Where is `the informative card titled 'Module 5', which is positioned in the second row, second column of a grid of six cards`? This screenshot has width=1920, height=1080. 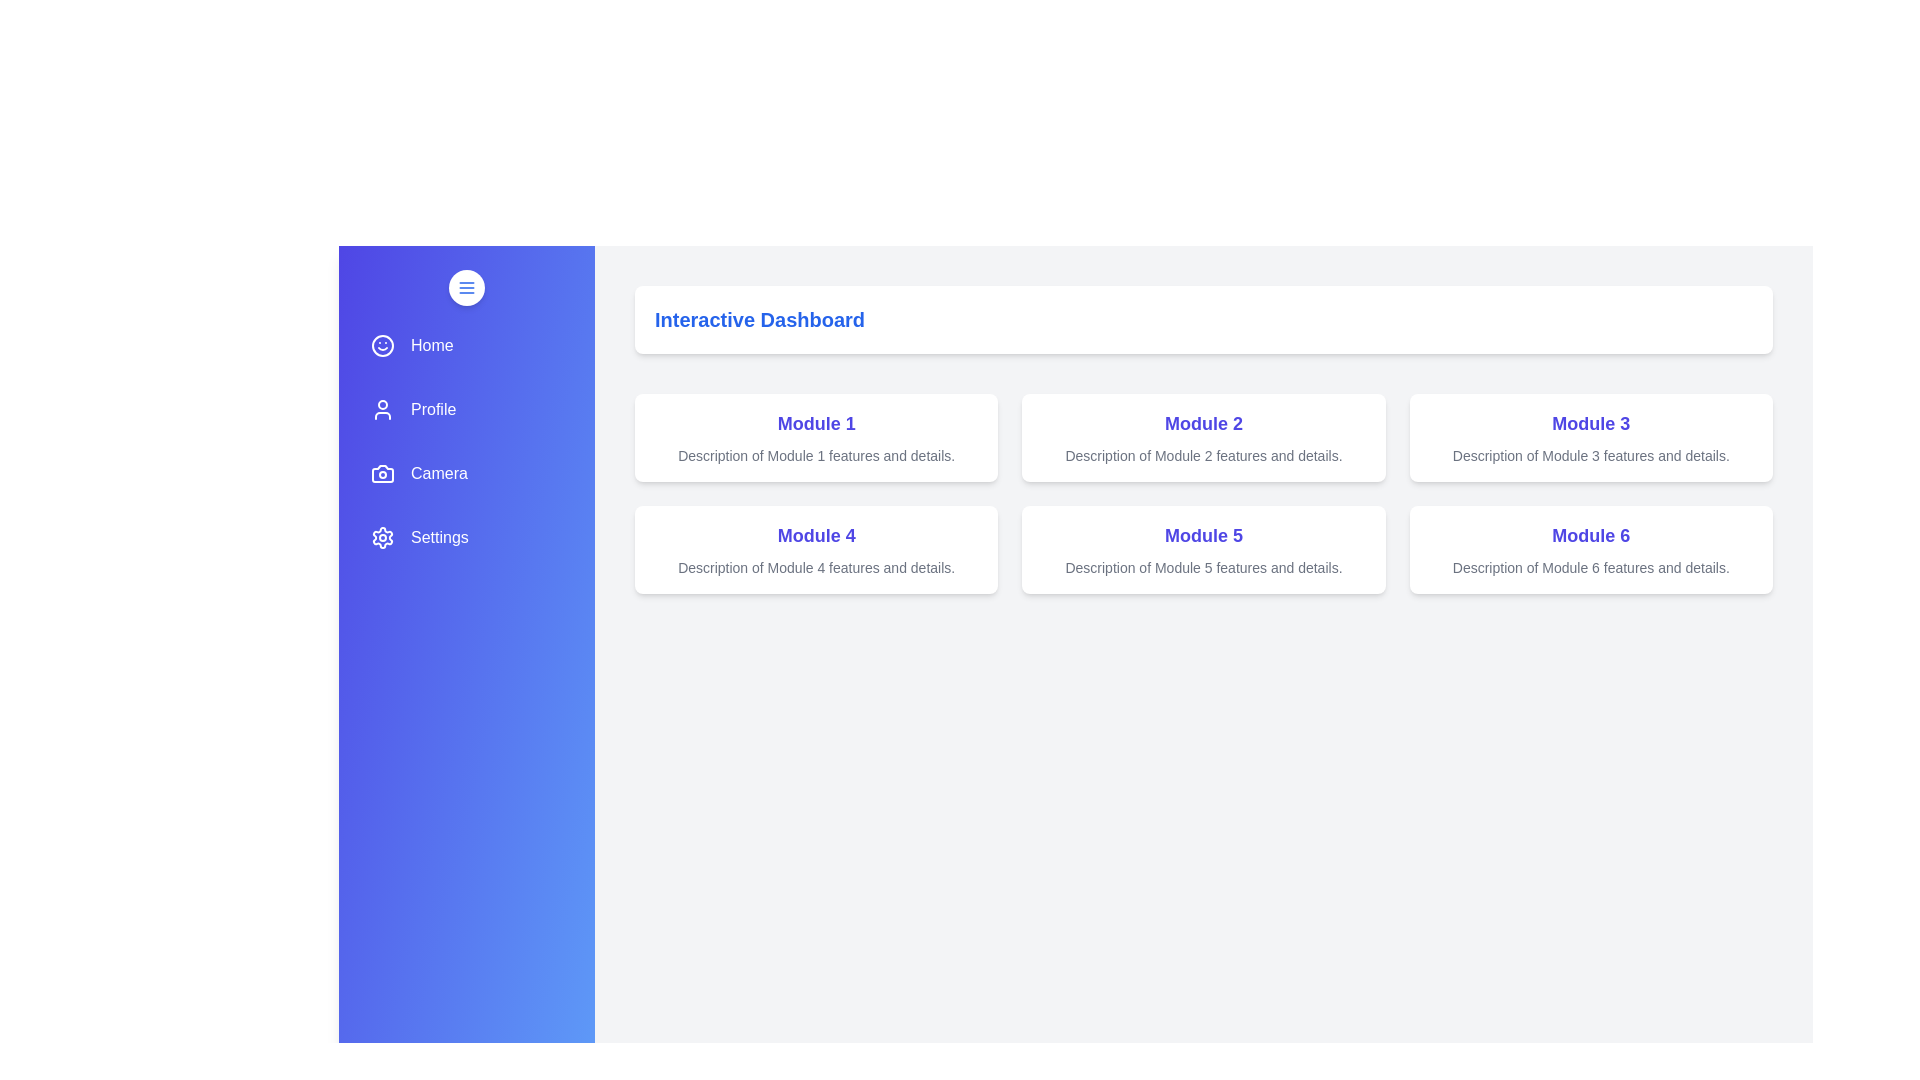 the informative card titled 'Module 5', which is positioned in the second row, second column of a grid of six cards is located at coordinates (1203, 550).